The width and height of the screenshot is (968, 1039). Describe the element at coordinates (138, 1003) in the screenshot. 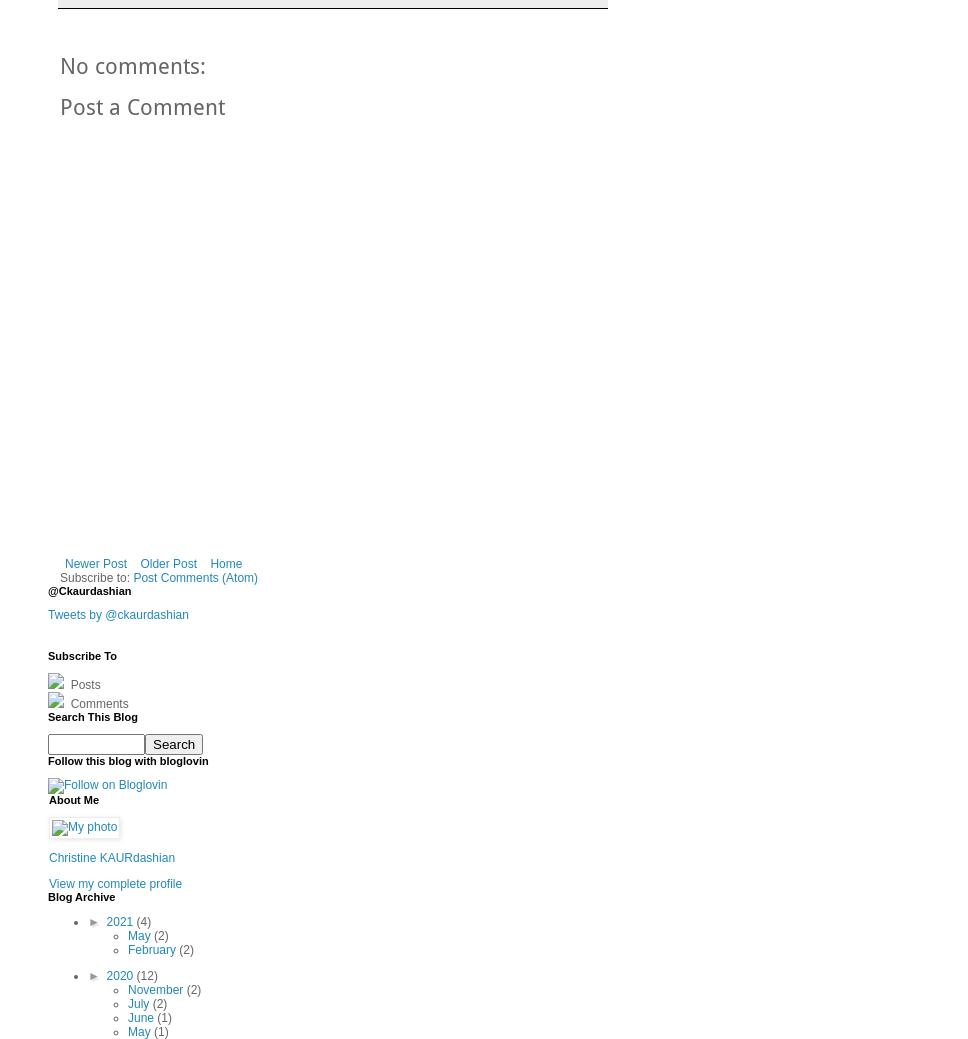

I see `'July'` at that location.